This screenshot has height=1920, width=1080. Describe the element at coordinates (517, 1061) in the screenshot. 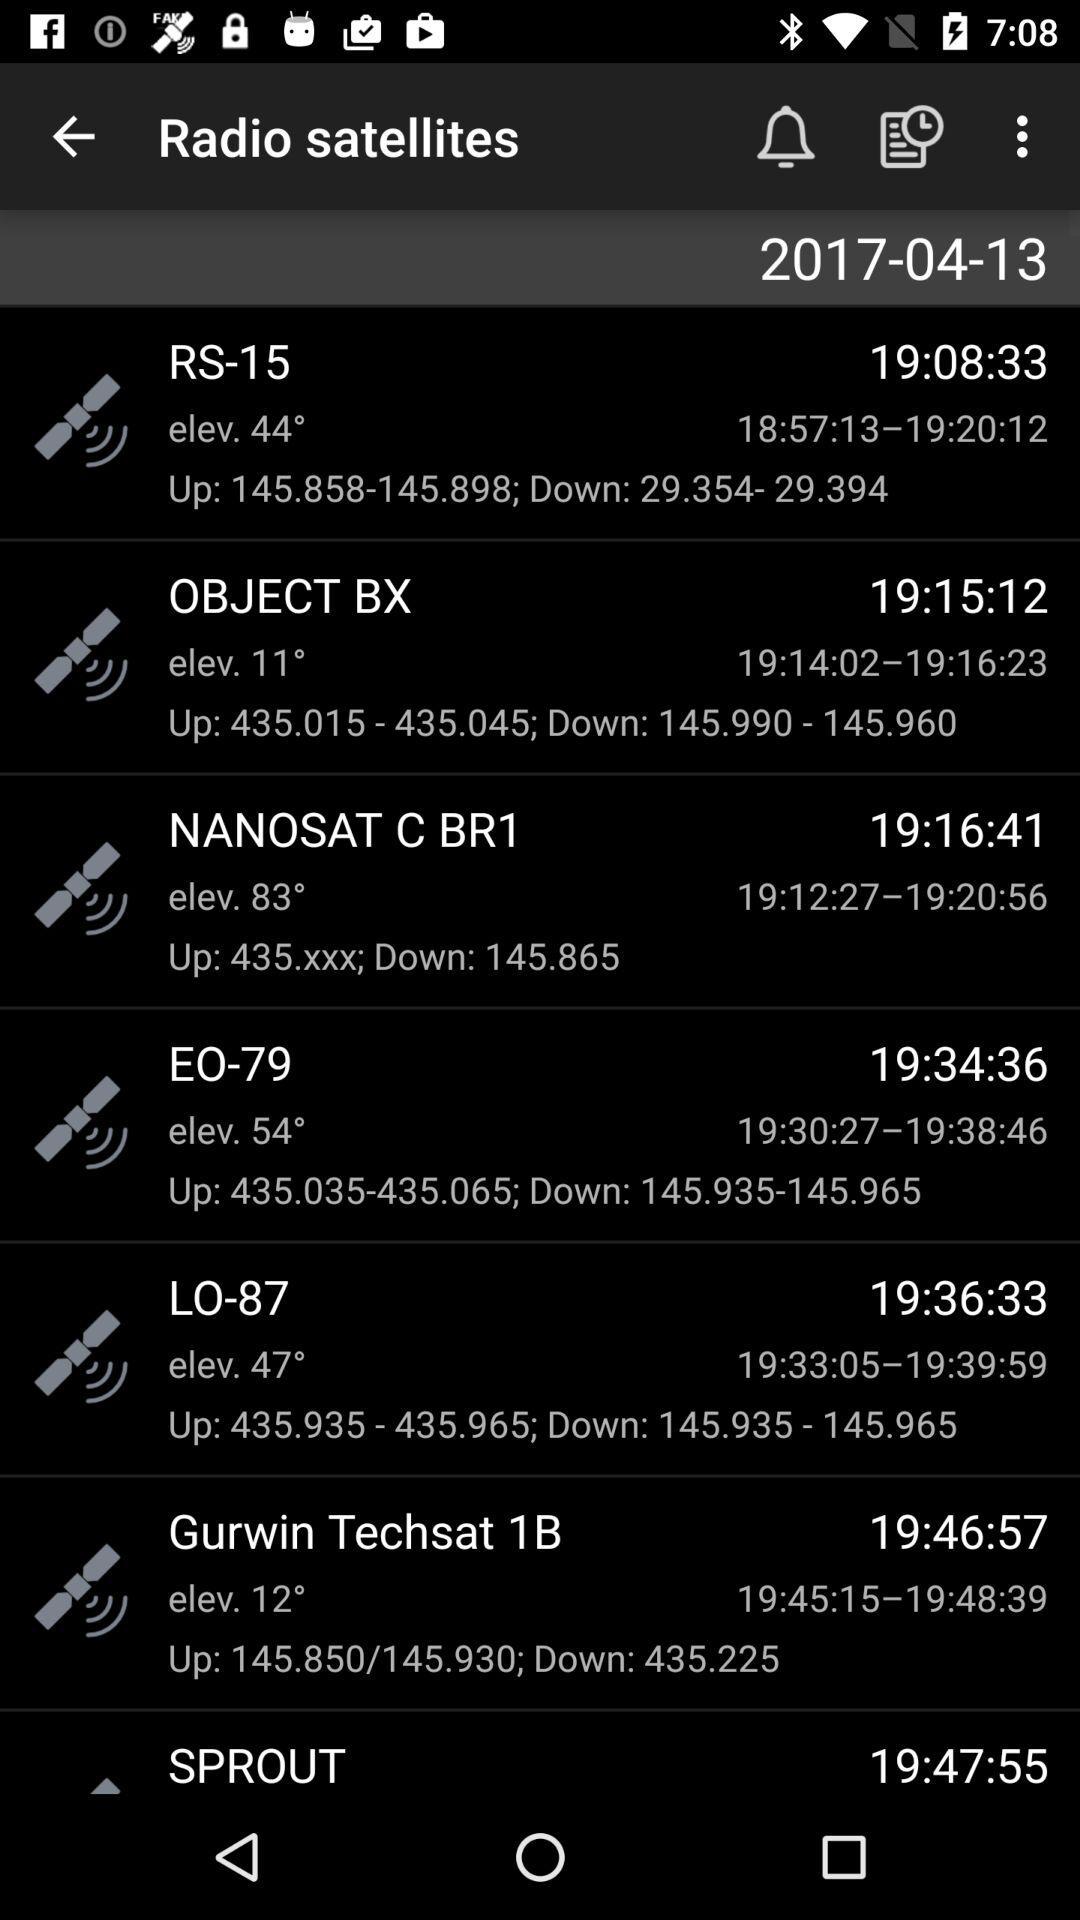

I see `the item to the left of the 19:34:36 item` at that location.